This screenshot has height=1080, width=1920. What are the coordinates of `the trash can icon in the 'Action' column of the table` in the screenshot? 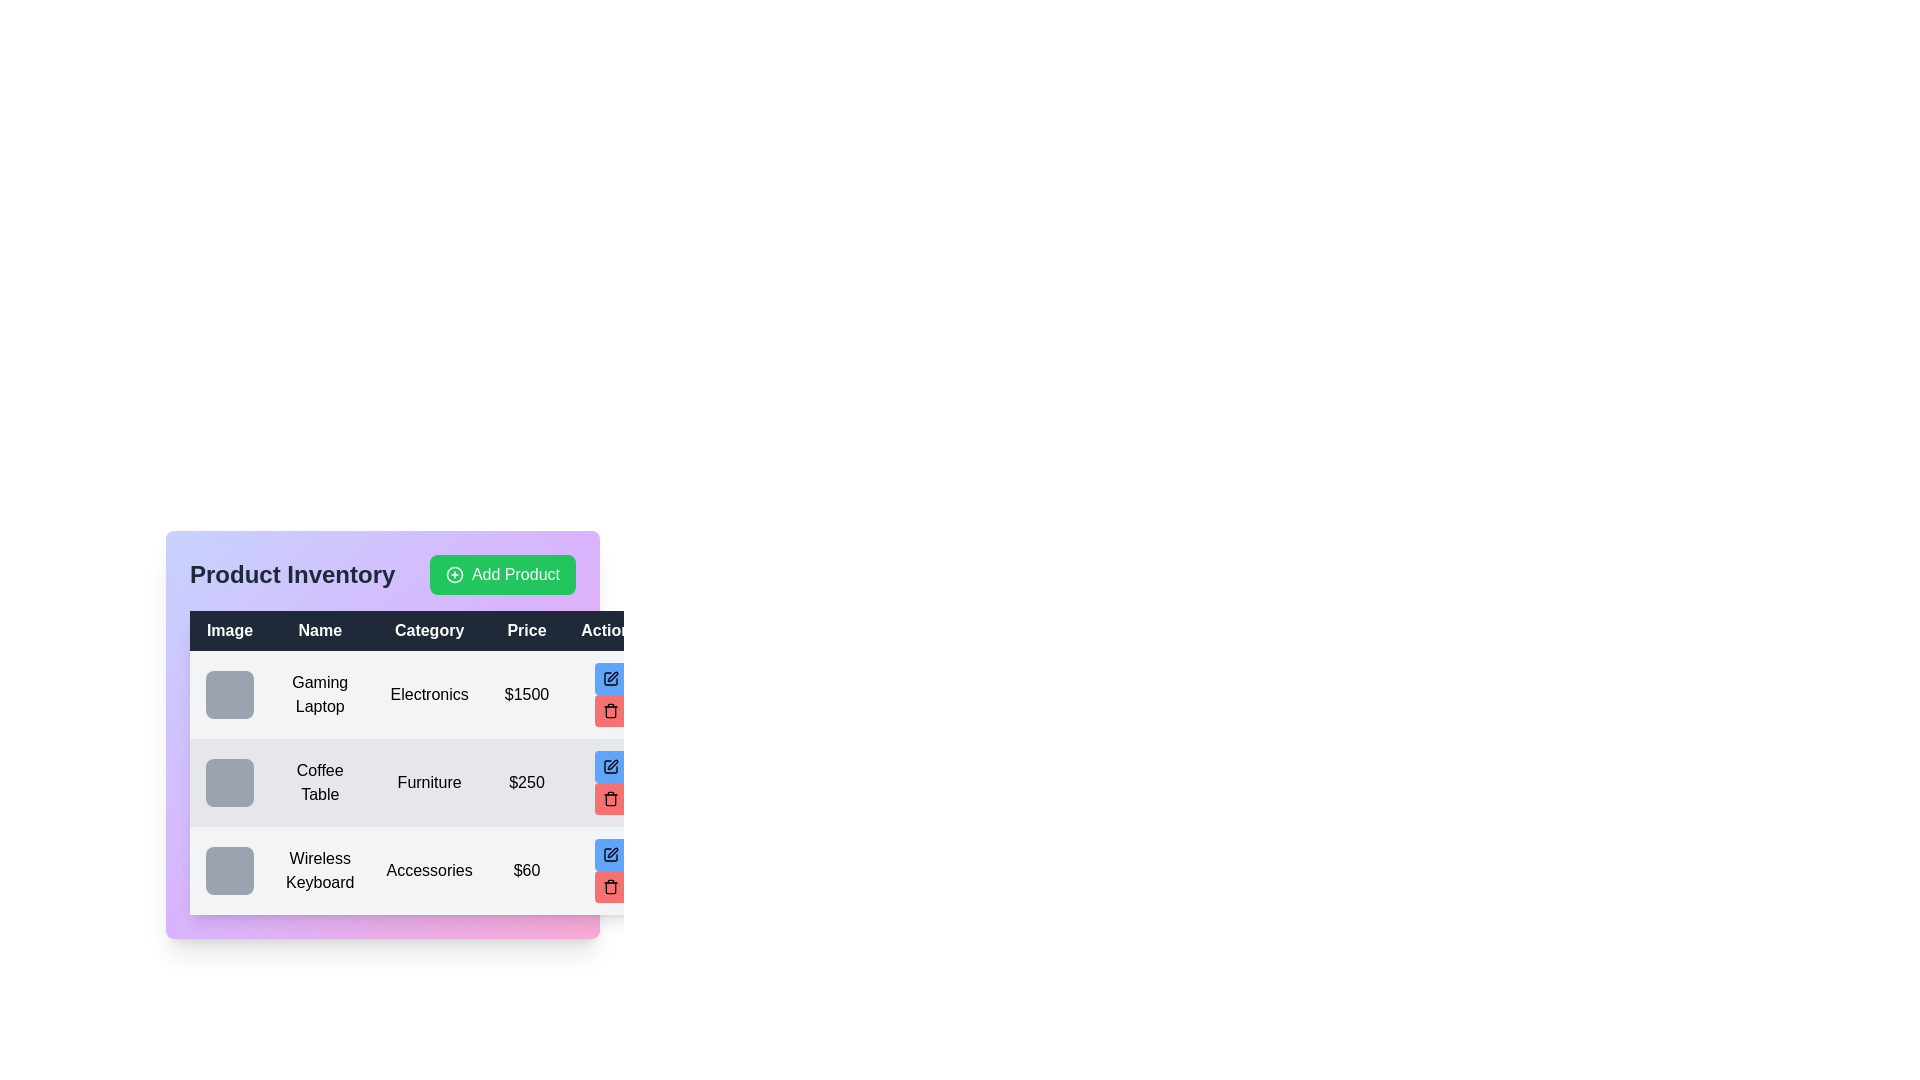 It's located at (609, 709).